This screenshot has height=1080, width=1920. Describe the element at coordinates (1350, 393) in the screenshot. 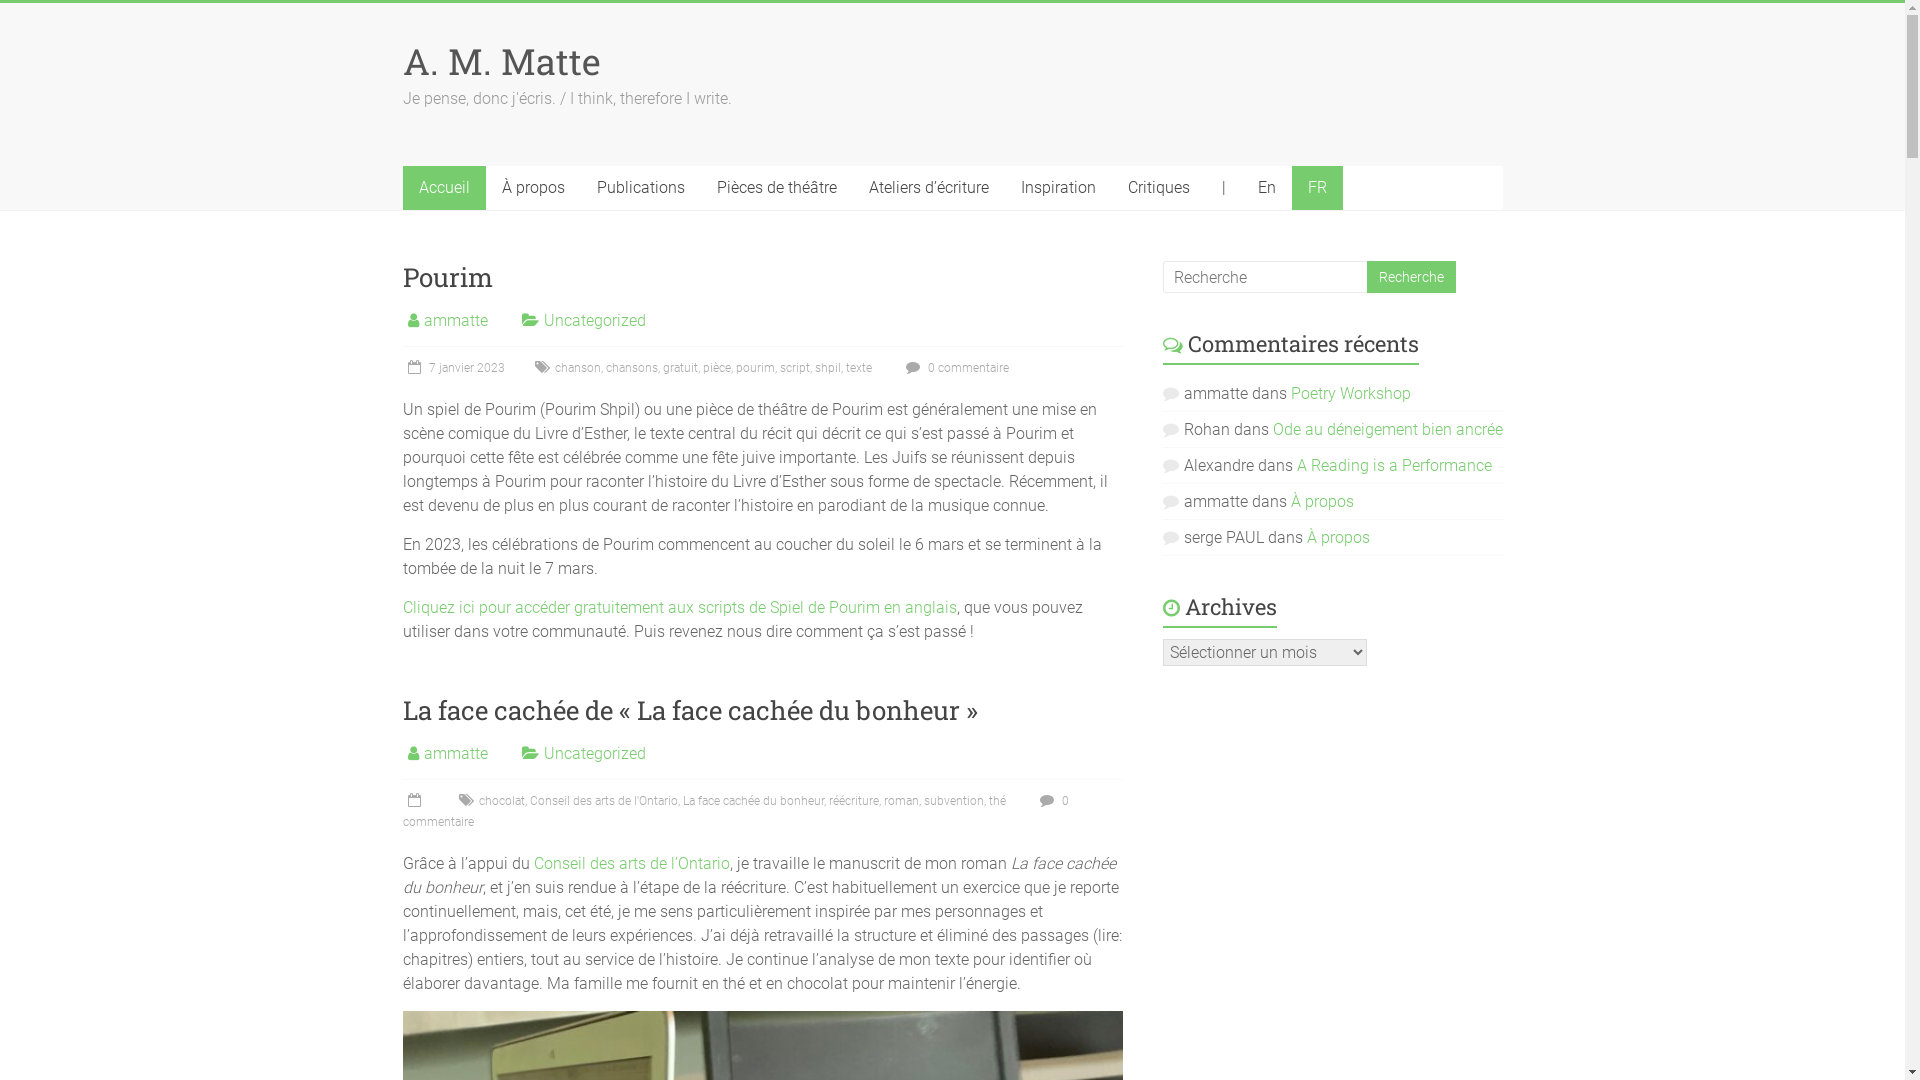

I see `'Poetry Workshop'` at that location.